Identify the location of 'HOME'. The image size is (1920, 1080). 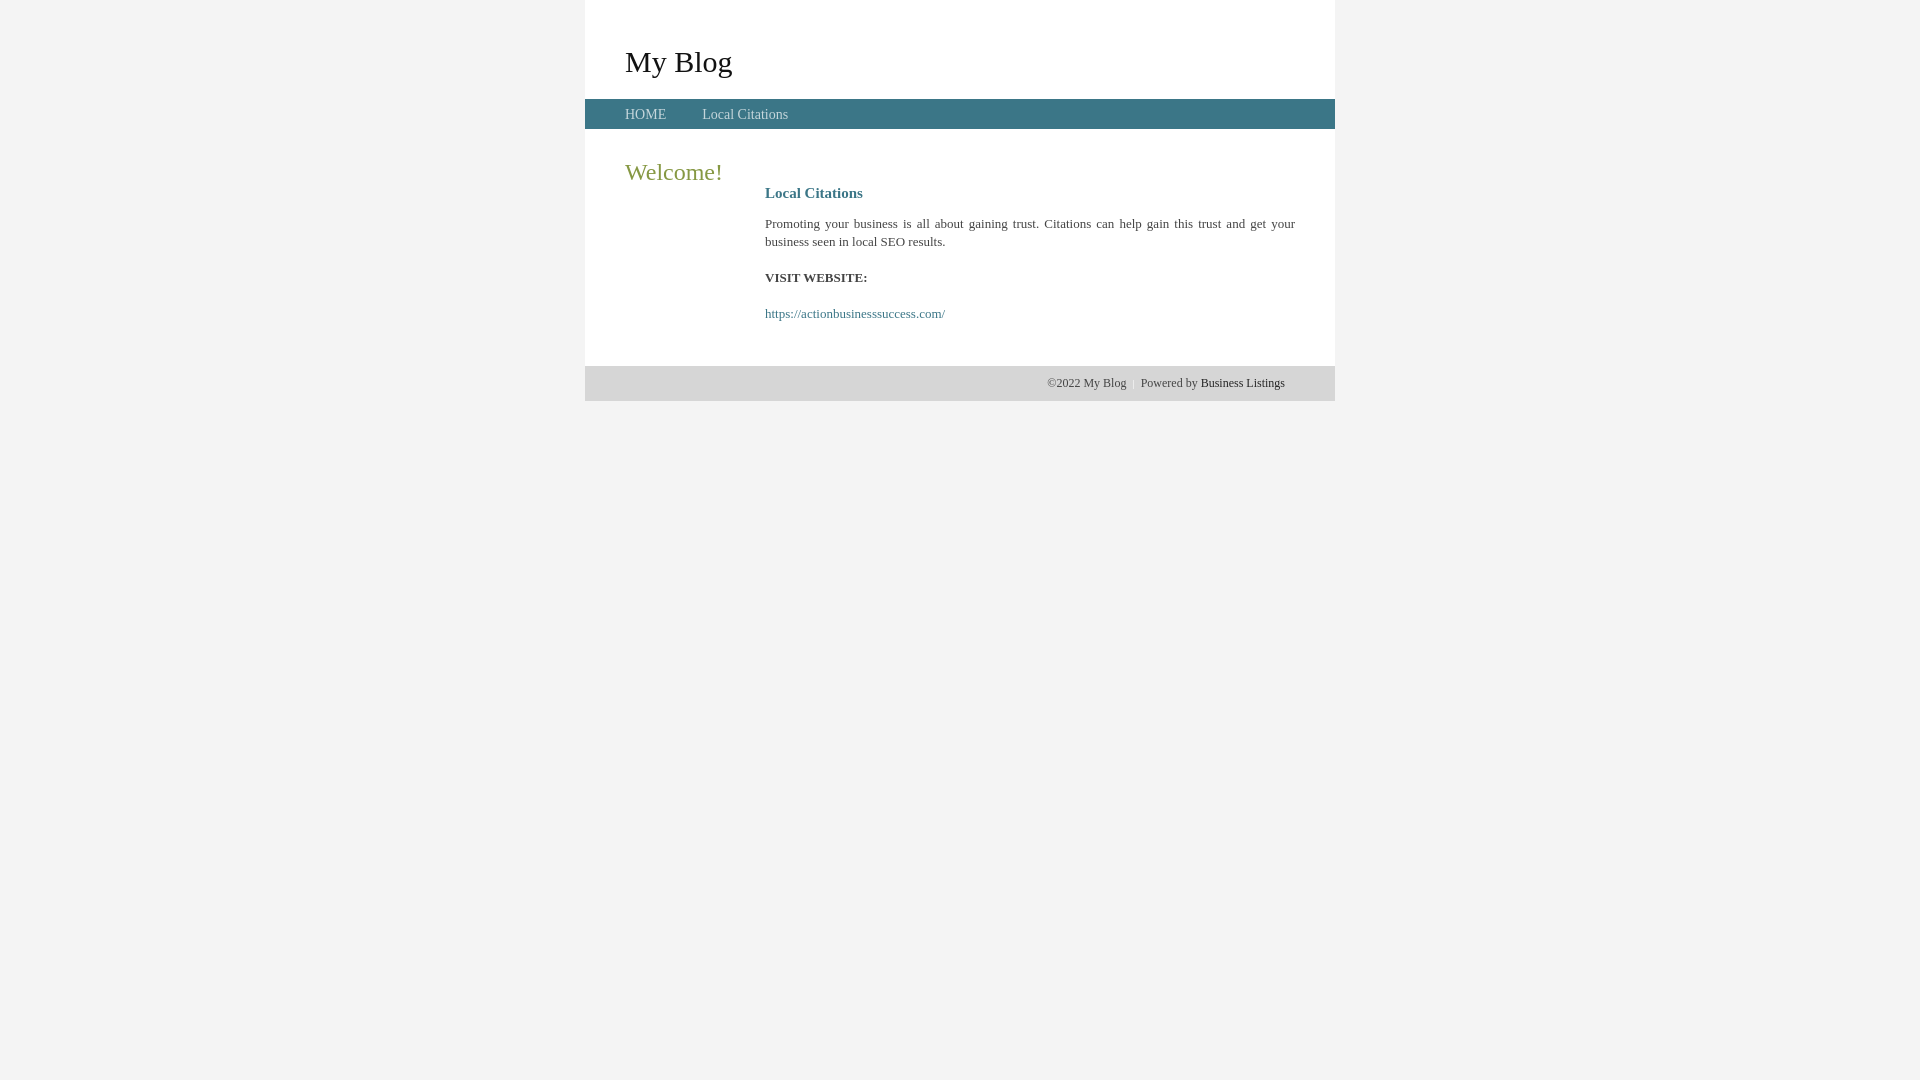
(623, 114).